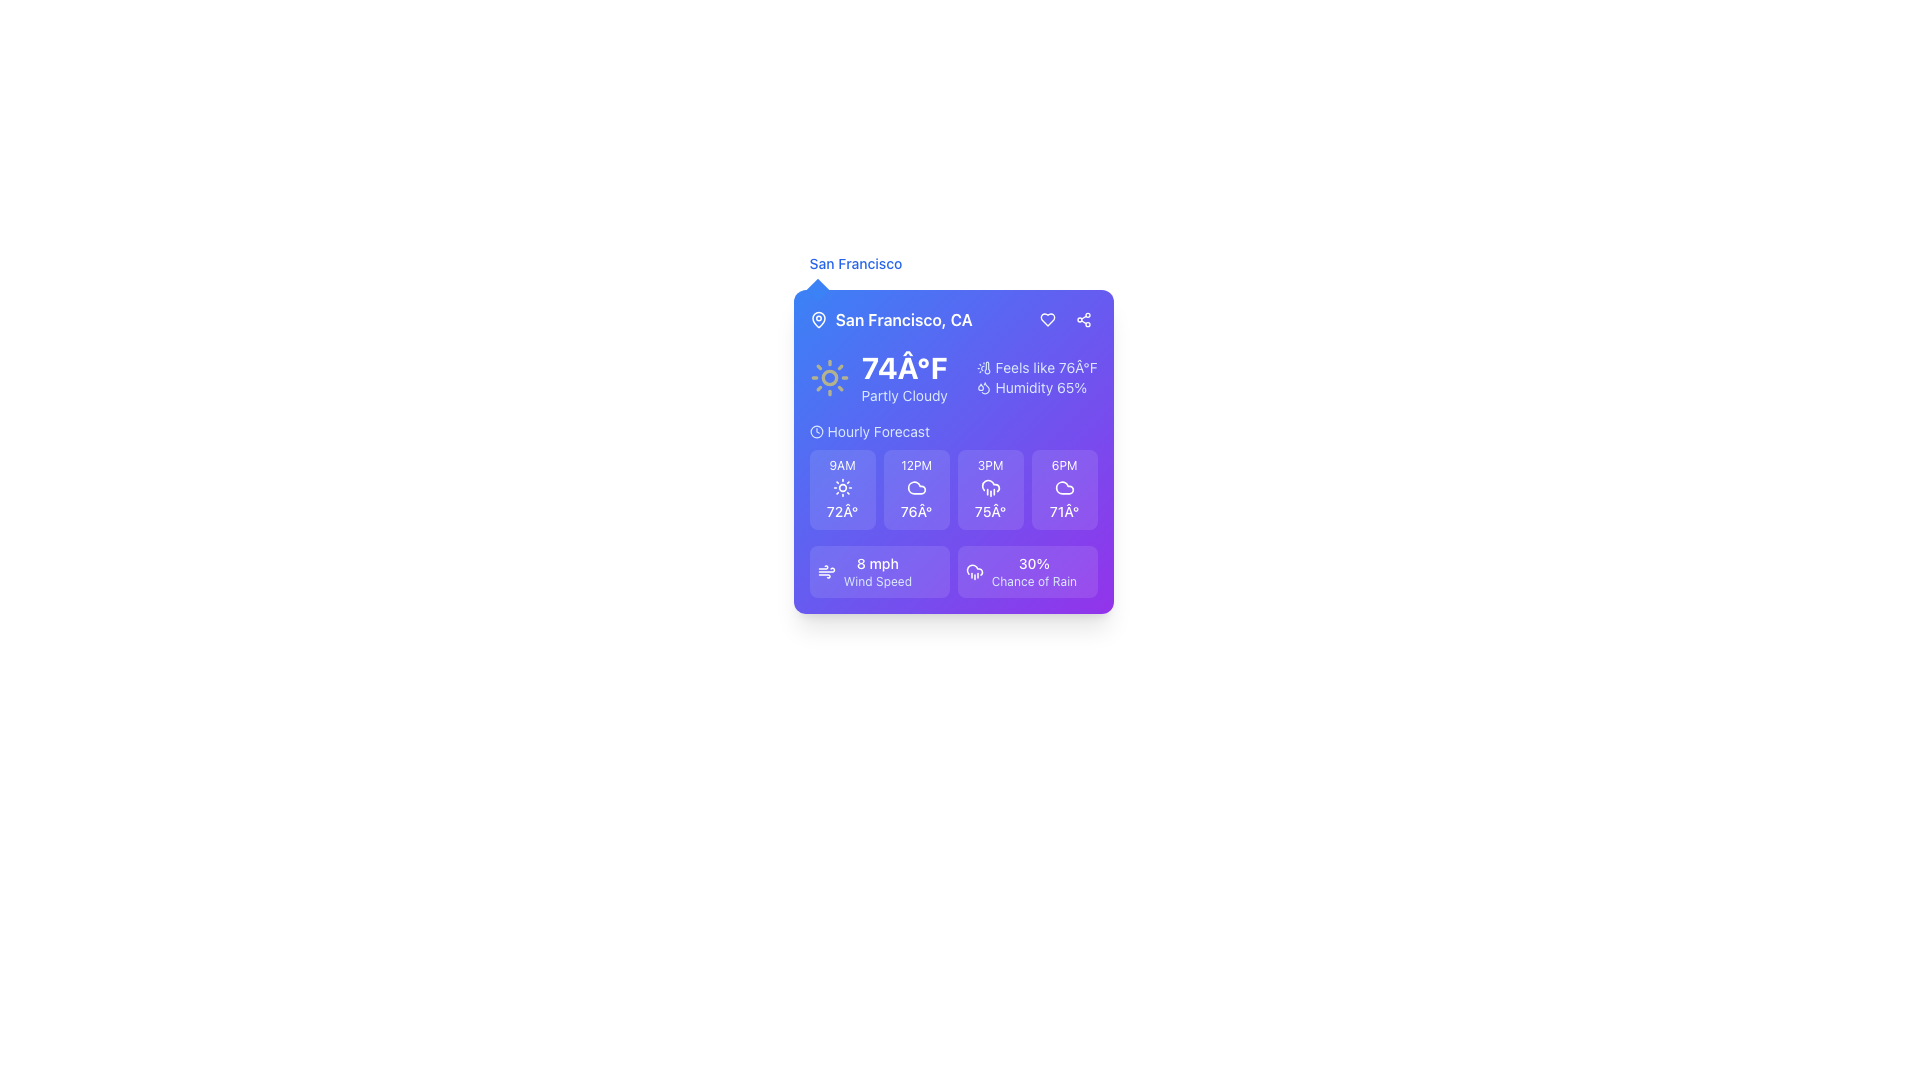  What do you see at coordinates (817, 289) in the screenshot?
I see `the decorative indicator located at the top-left corner of the weather card component, which overlaps the header section above the text 'San Francisco, CA.'` at bounding box center [817, 289].